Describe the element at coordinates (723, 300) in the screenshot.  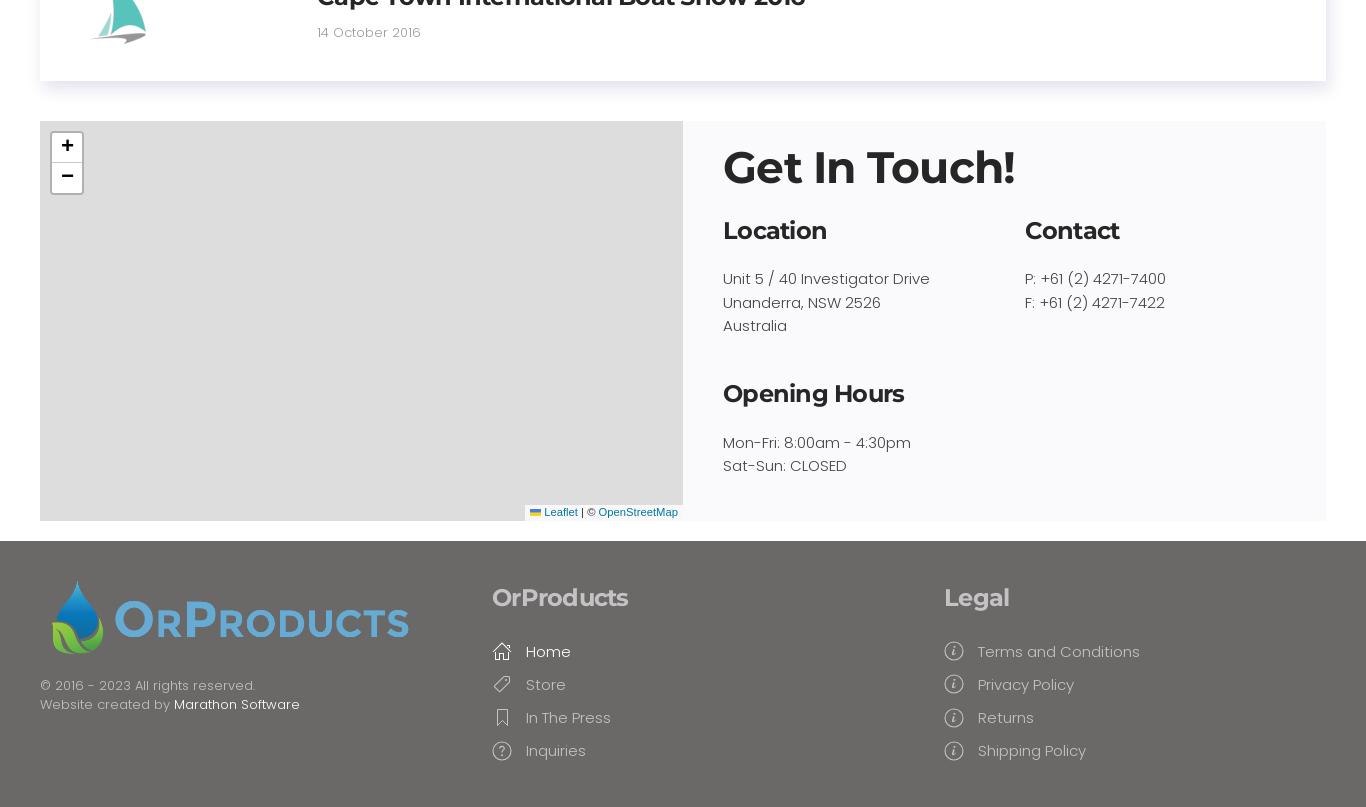
I see `'Unanderra, NSW 2526'` at that location.